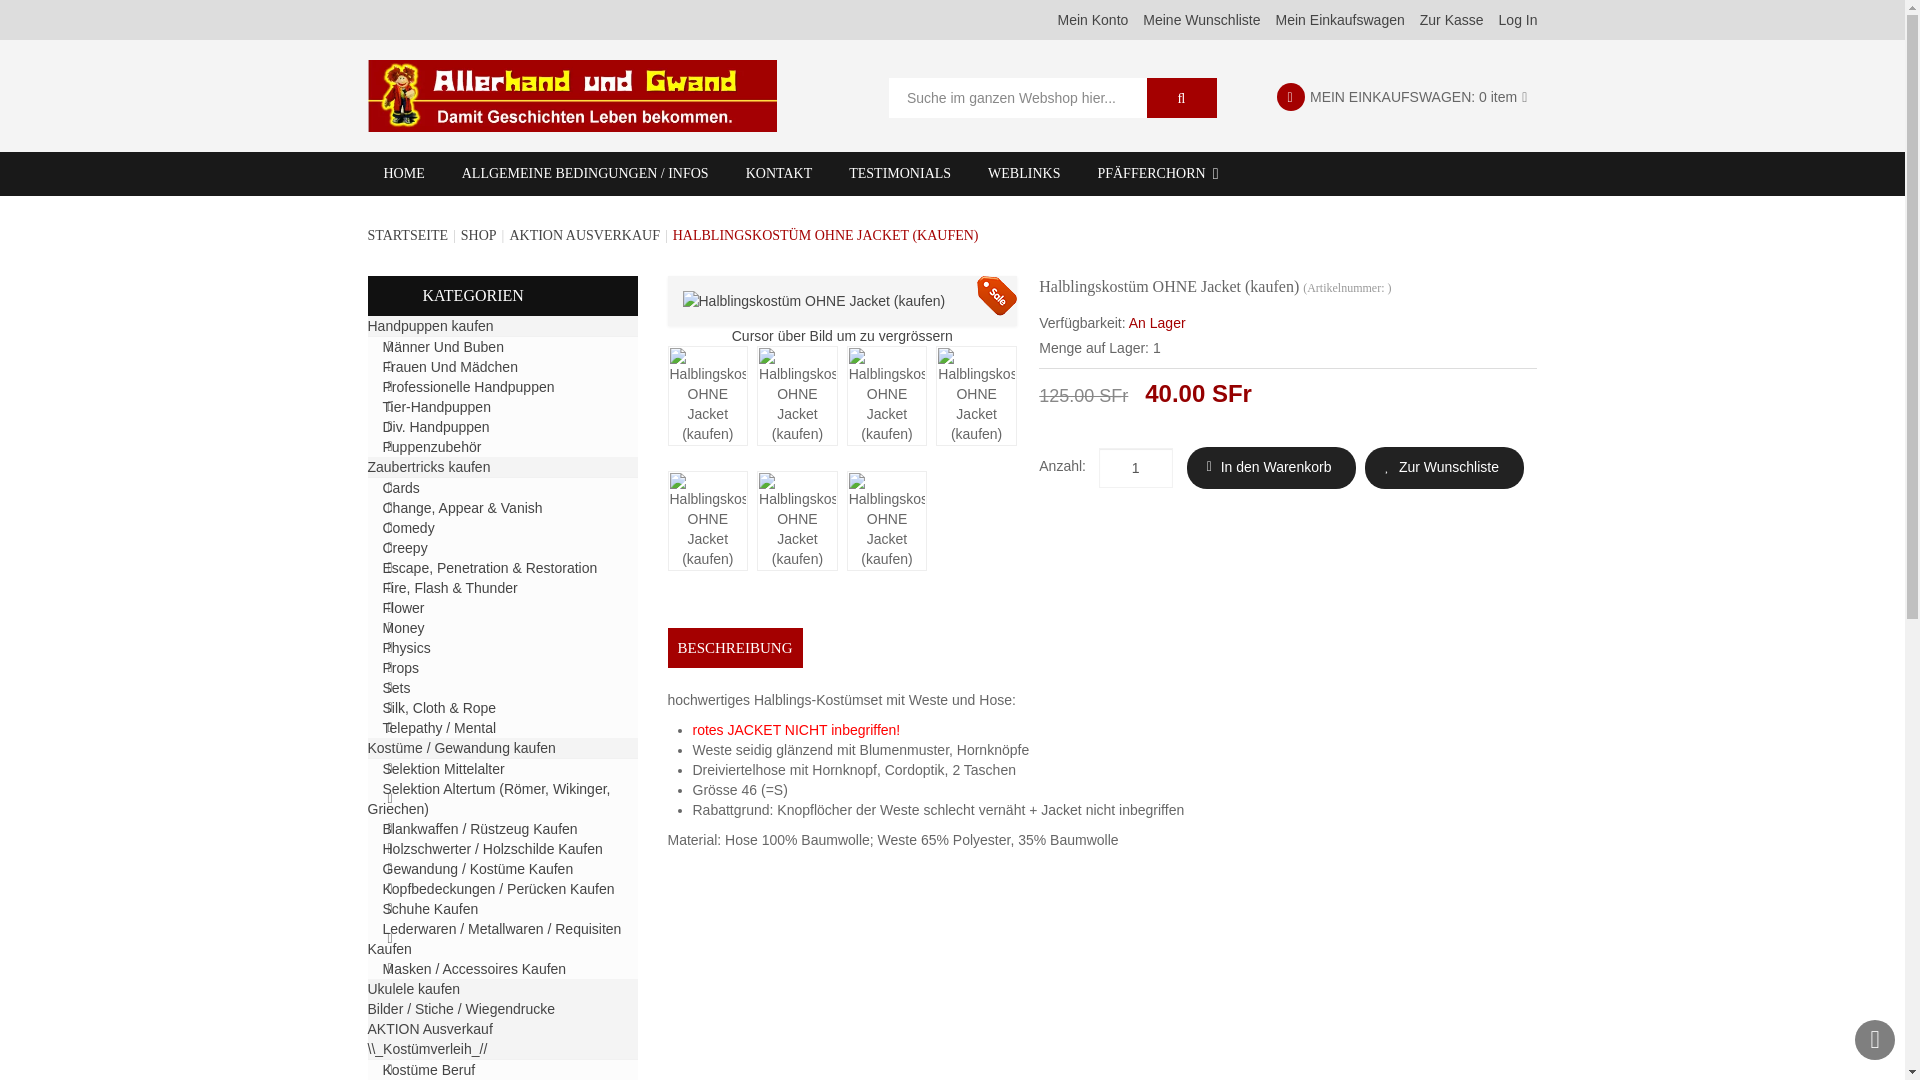 The image size is (1920, 1080). What do you see at coordinates (1023, 172) in the screenshot?
I see `'WEBLINKS'` at bounding box center [1023, 172].